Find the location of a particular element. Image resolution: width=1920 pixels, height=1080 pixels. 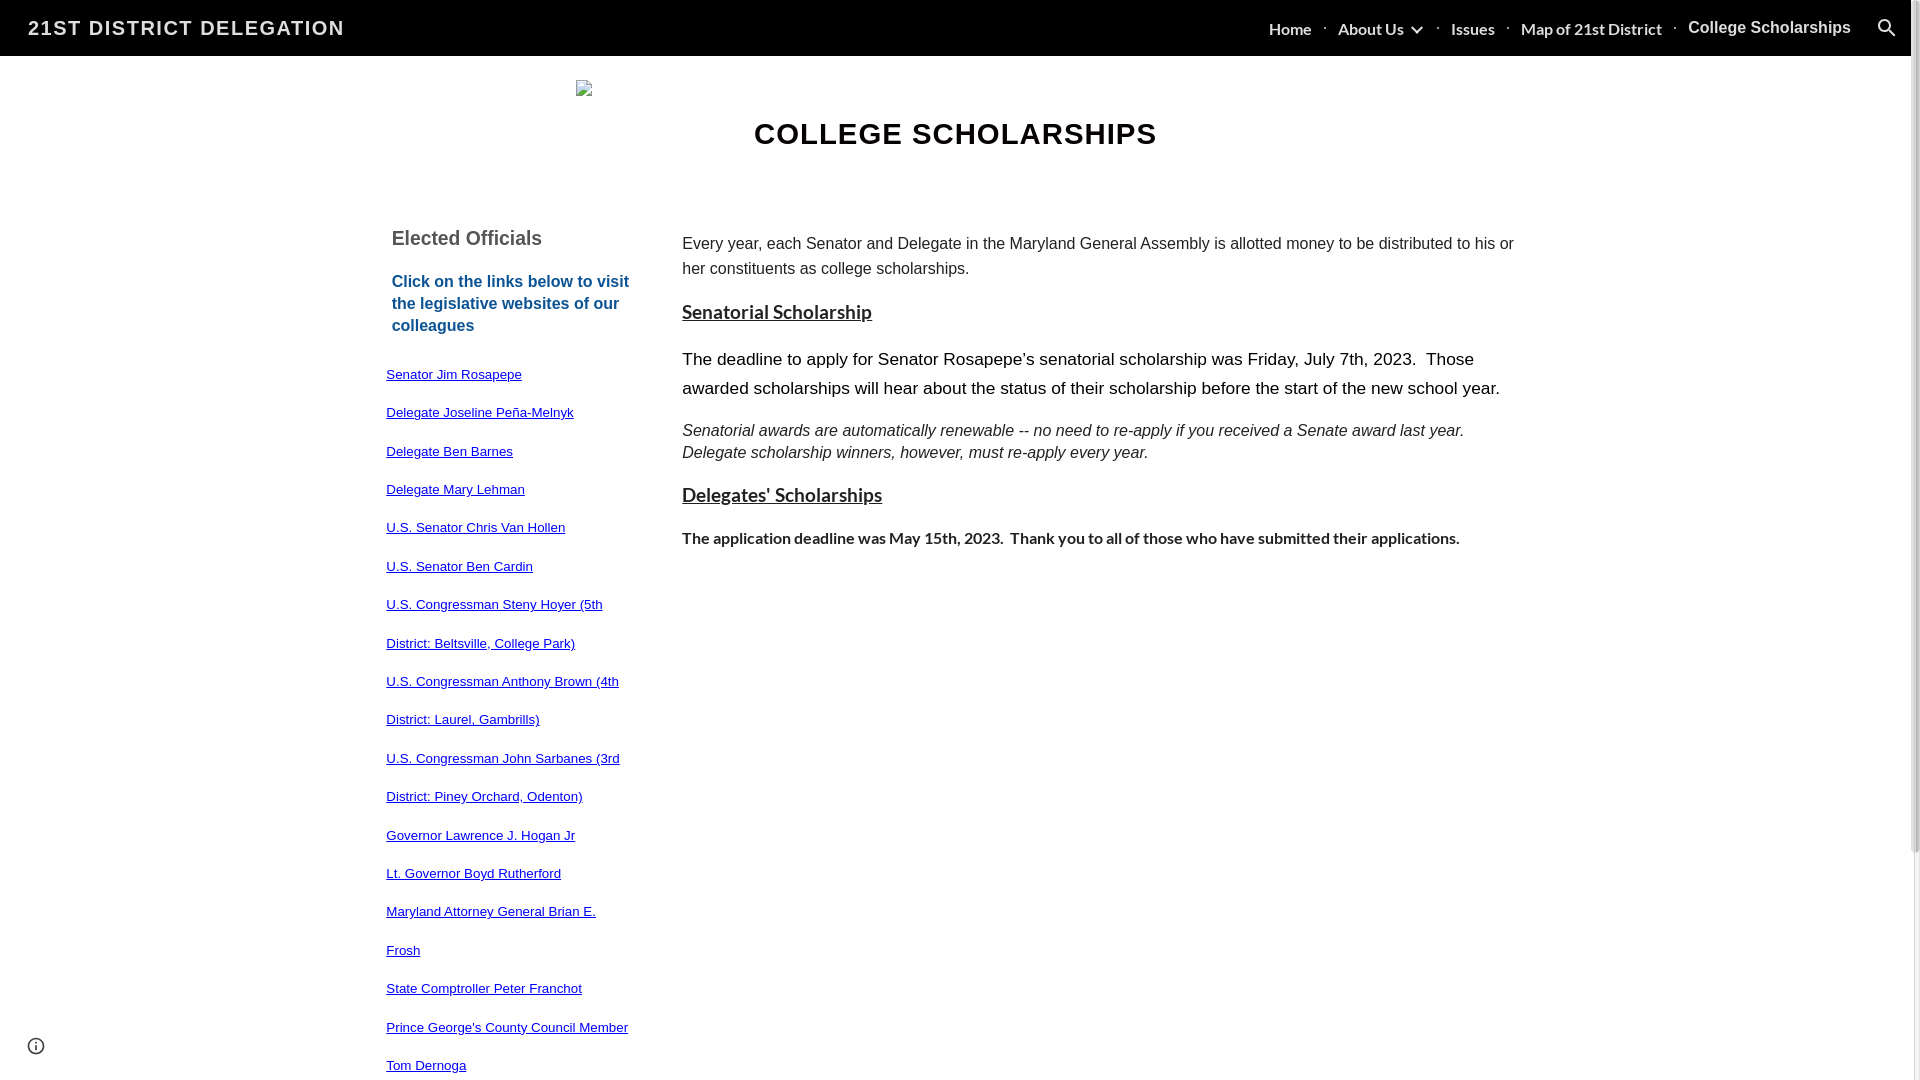

'Governor Lawrence J. Hogan Jr' is located at coordinates (480, 834).